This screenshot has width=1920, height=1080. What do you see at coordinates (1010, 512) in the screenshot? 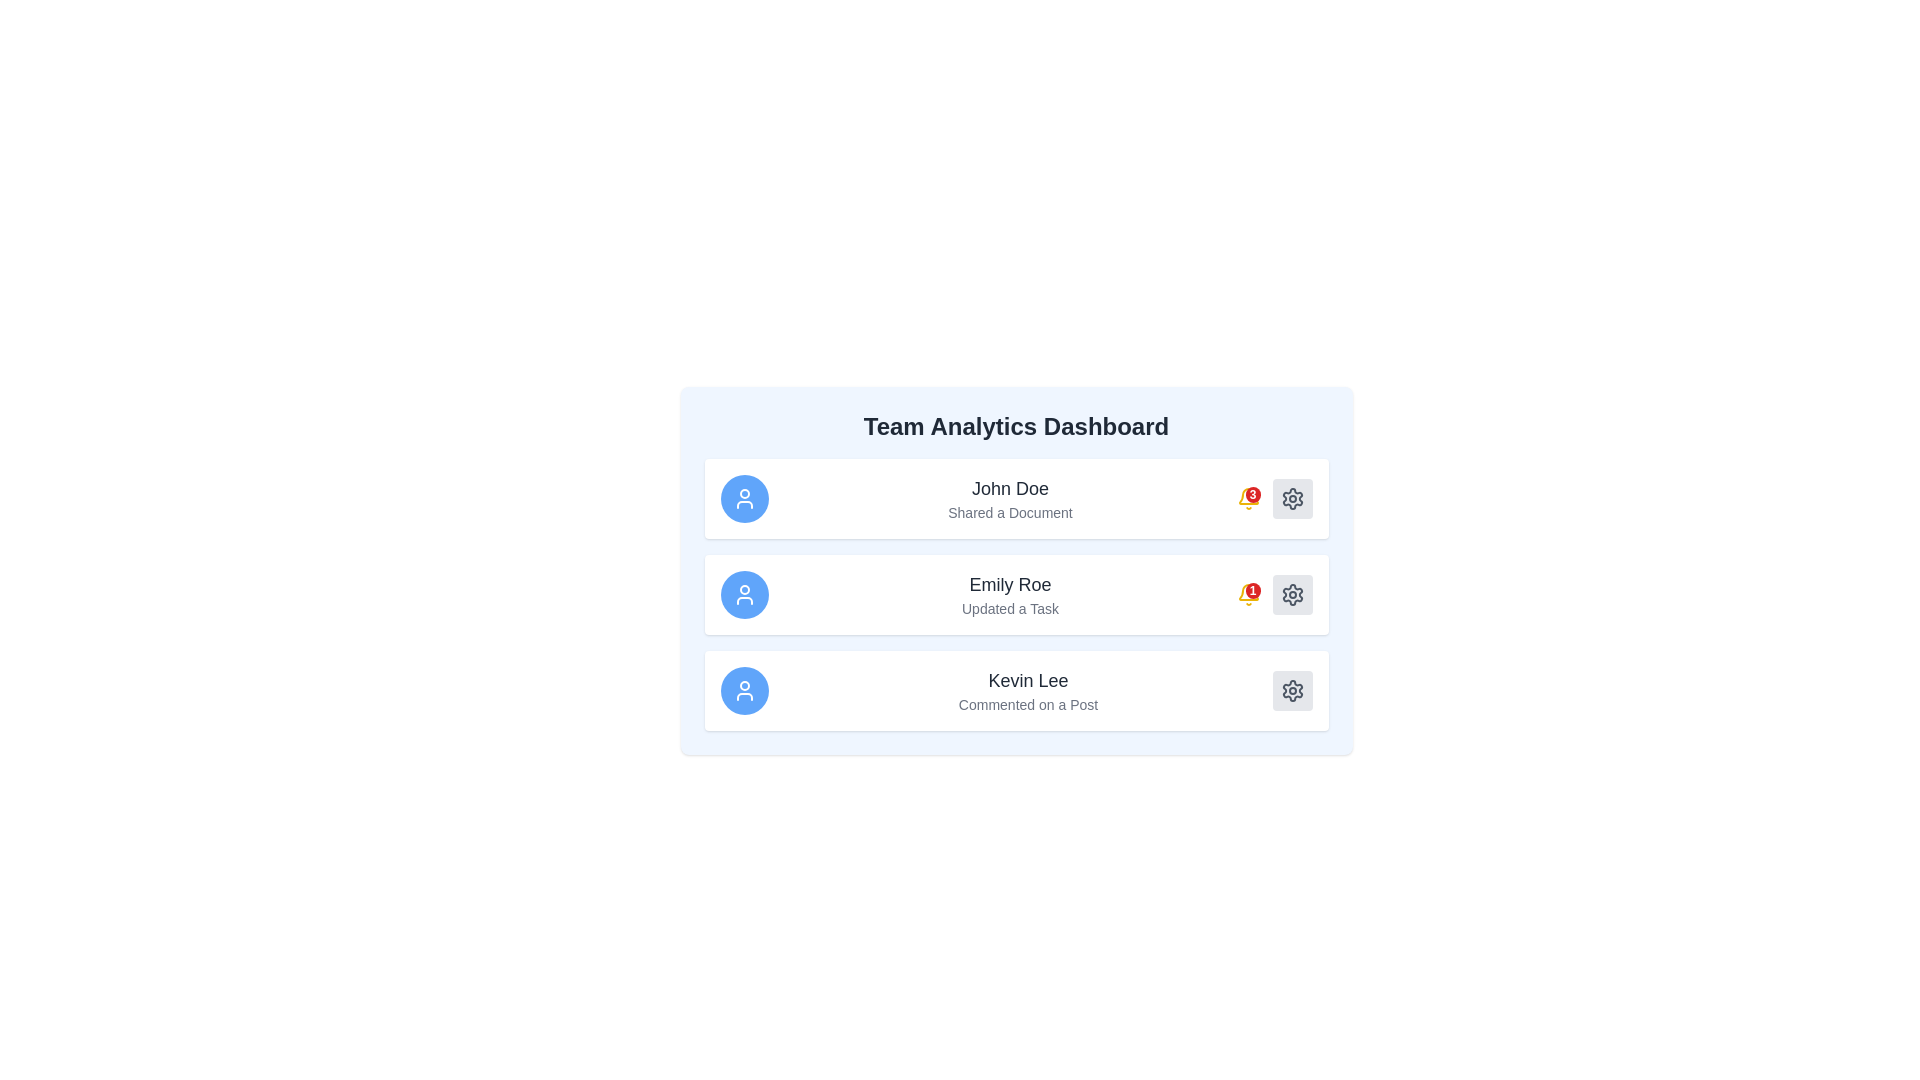
I see `the text label displaying 'Shared a Document' located directly underneath the name 'John Doe' within the notification card` at bounding box center [1010, 512].